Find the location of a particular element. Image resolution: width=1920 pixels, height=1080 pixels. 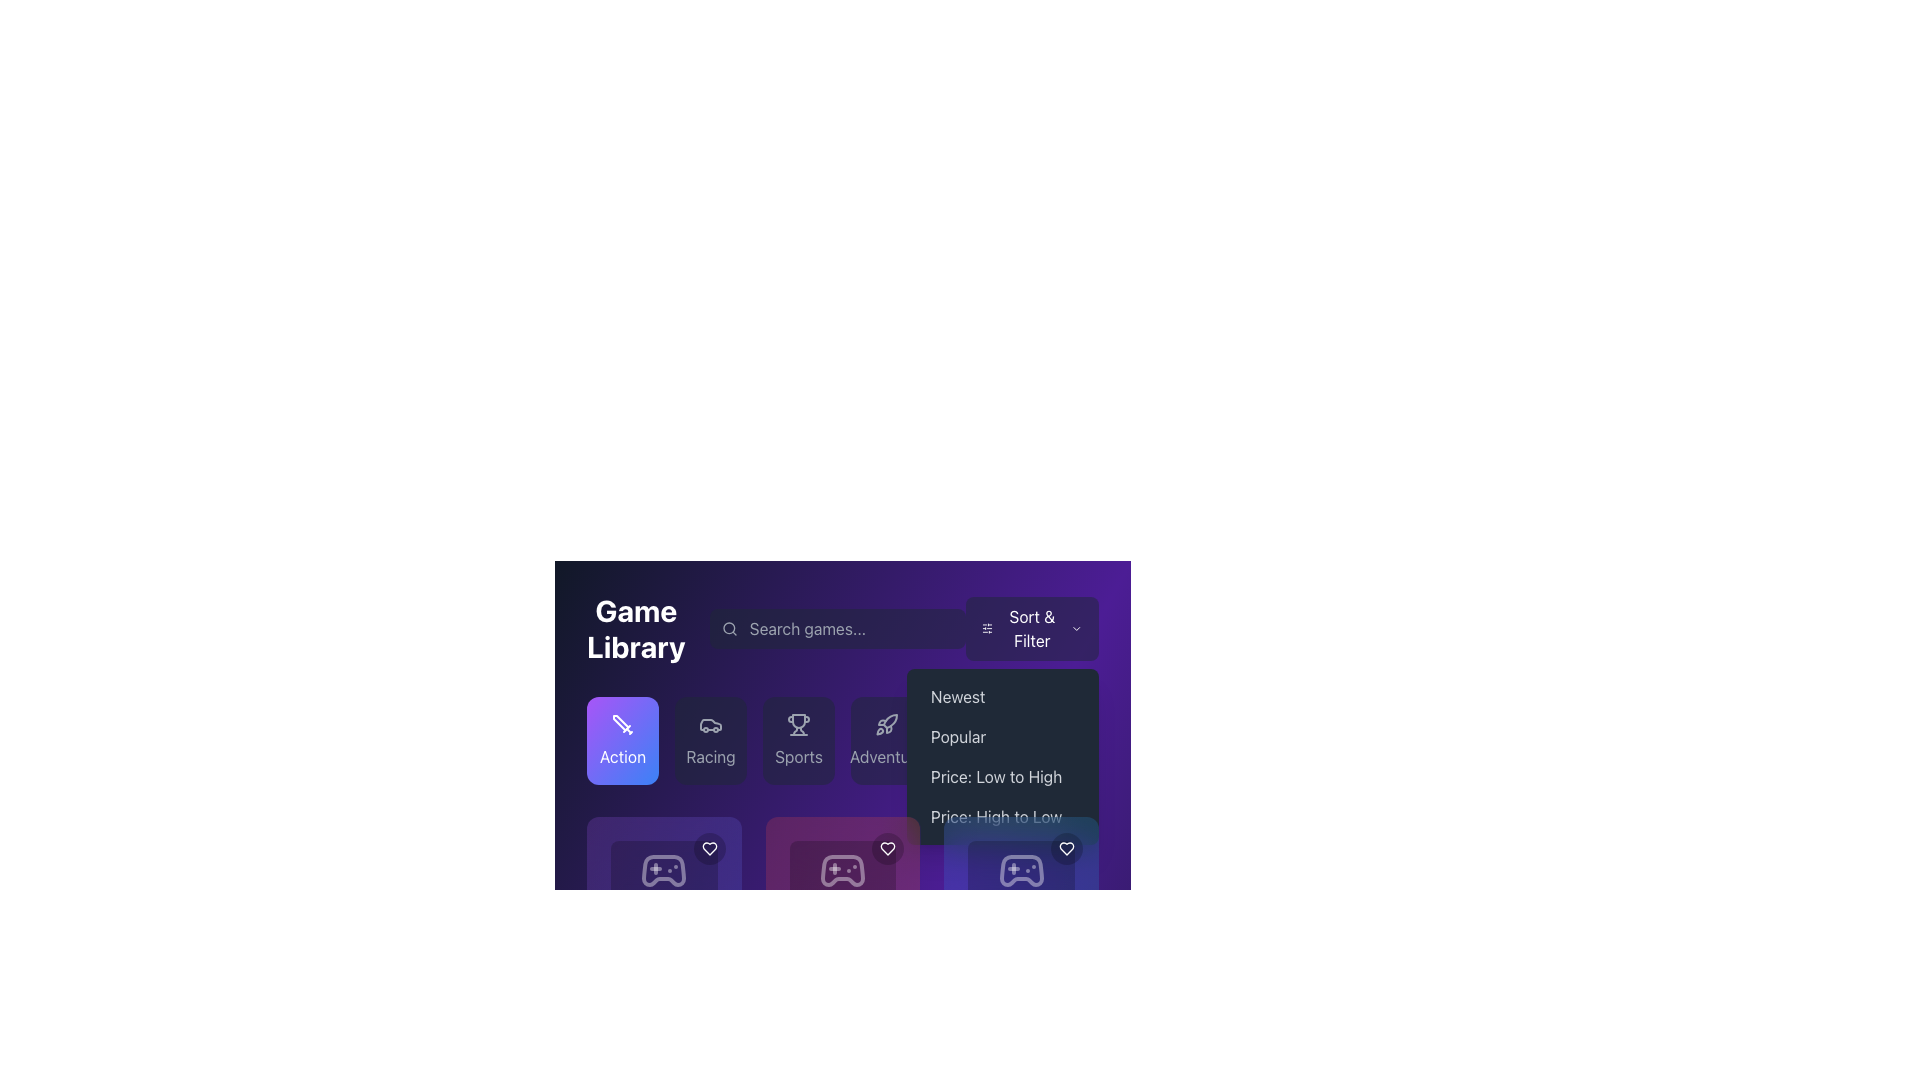

the small gray magnifying glass icon located inside the search field on the left side of the search bar is located at coordinates (728, 627).